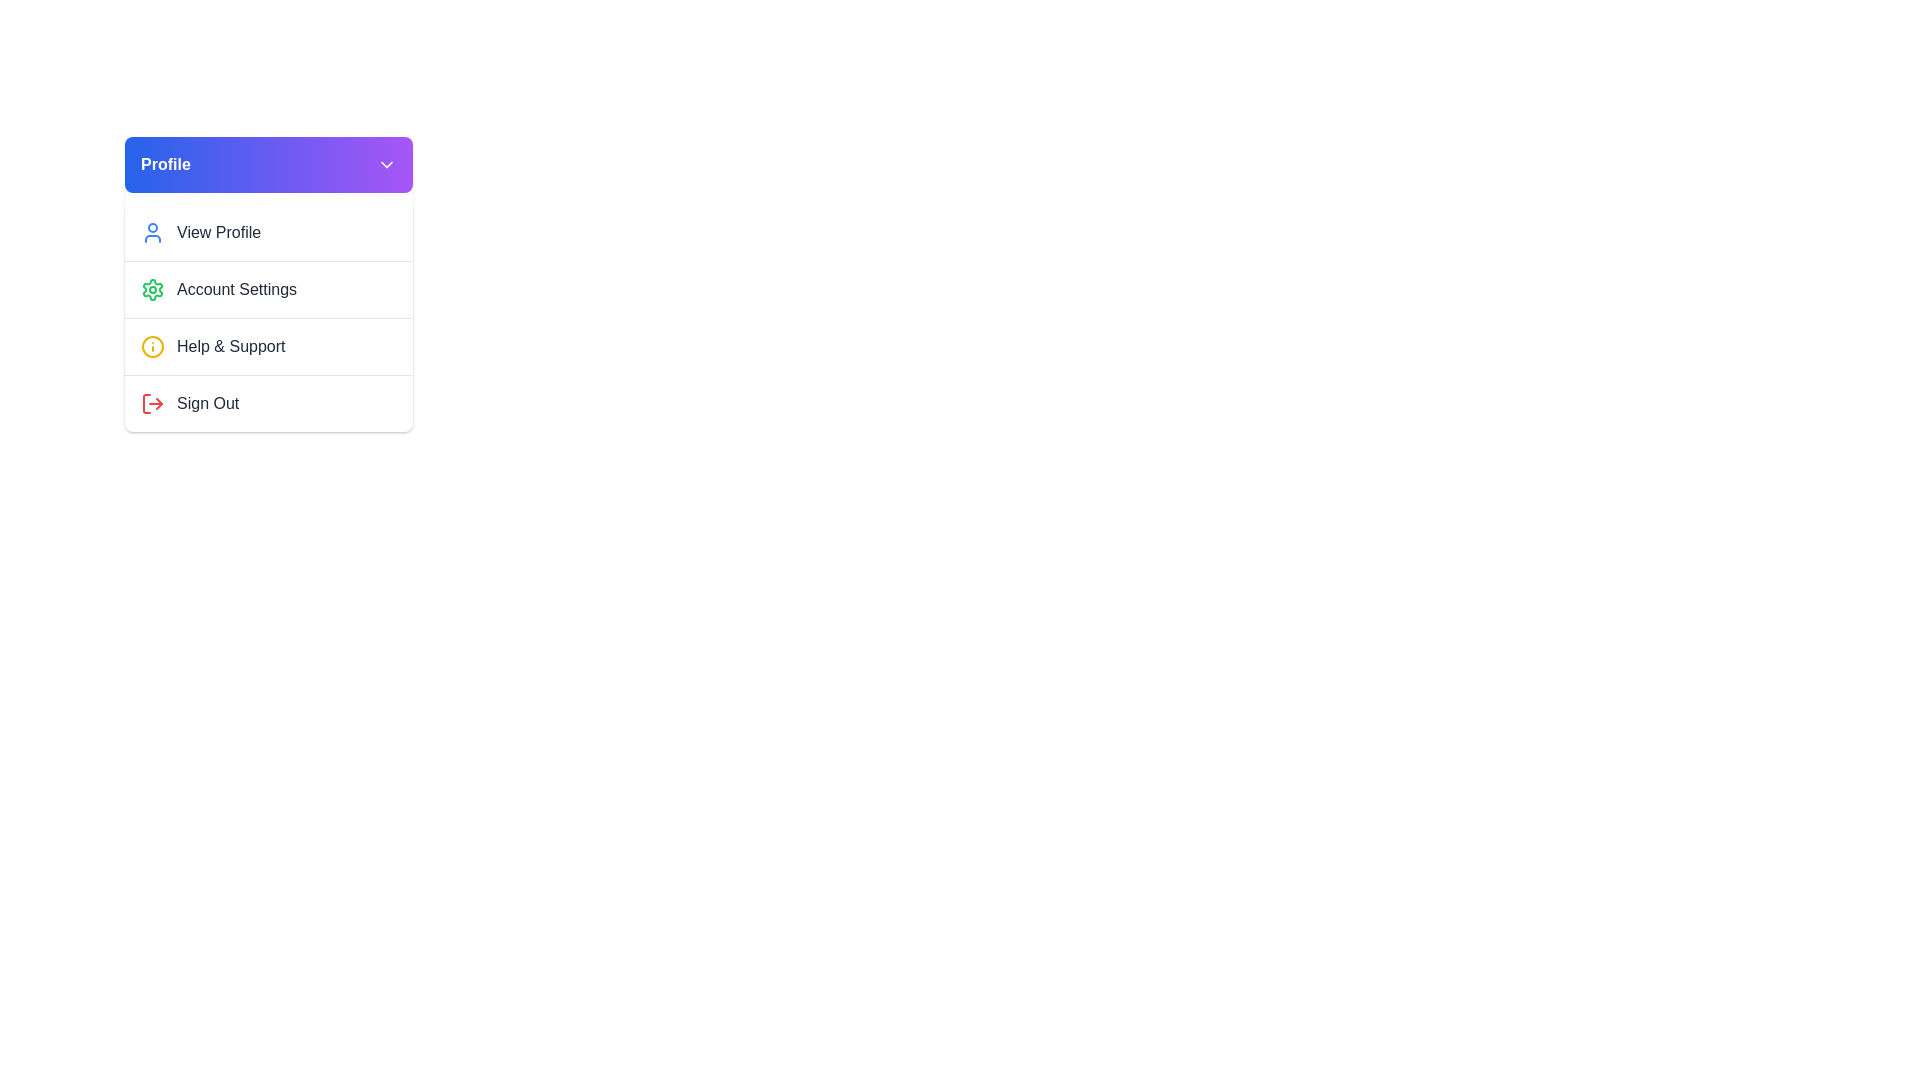 The height and width of the screenshot is (1080, 1920). What do you see at coordinates (267, 345) in the screenshot?
I see `the 'Help & Support' button in the dropdown menu which features a yellow information icon on the left and is styled with a hover effect that changes the background to light gray` at bounding box center [267, 345].